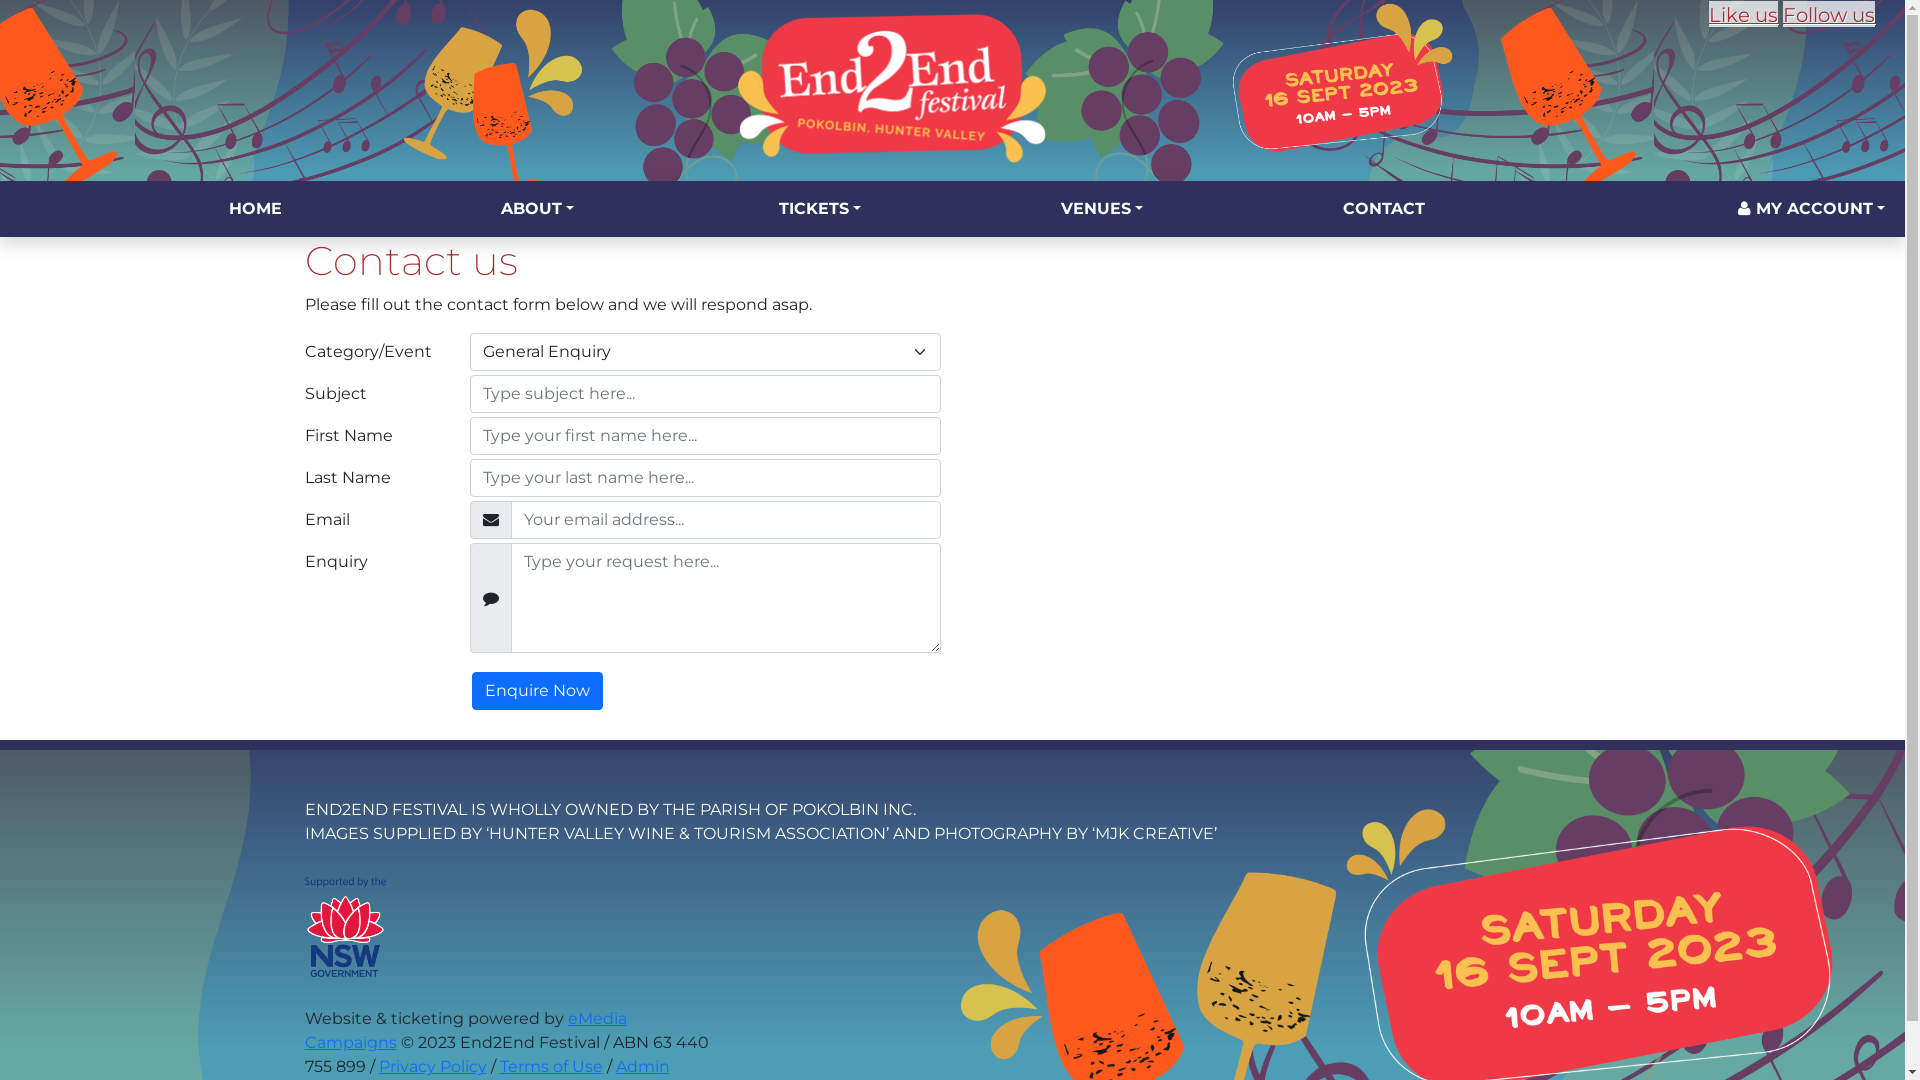  What do you see at coordinates (1828, 14) in the screenshot?
I see `'Follow us'` at bounding box center [1828, 14].